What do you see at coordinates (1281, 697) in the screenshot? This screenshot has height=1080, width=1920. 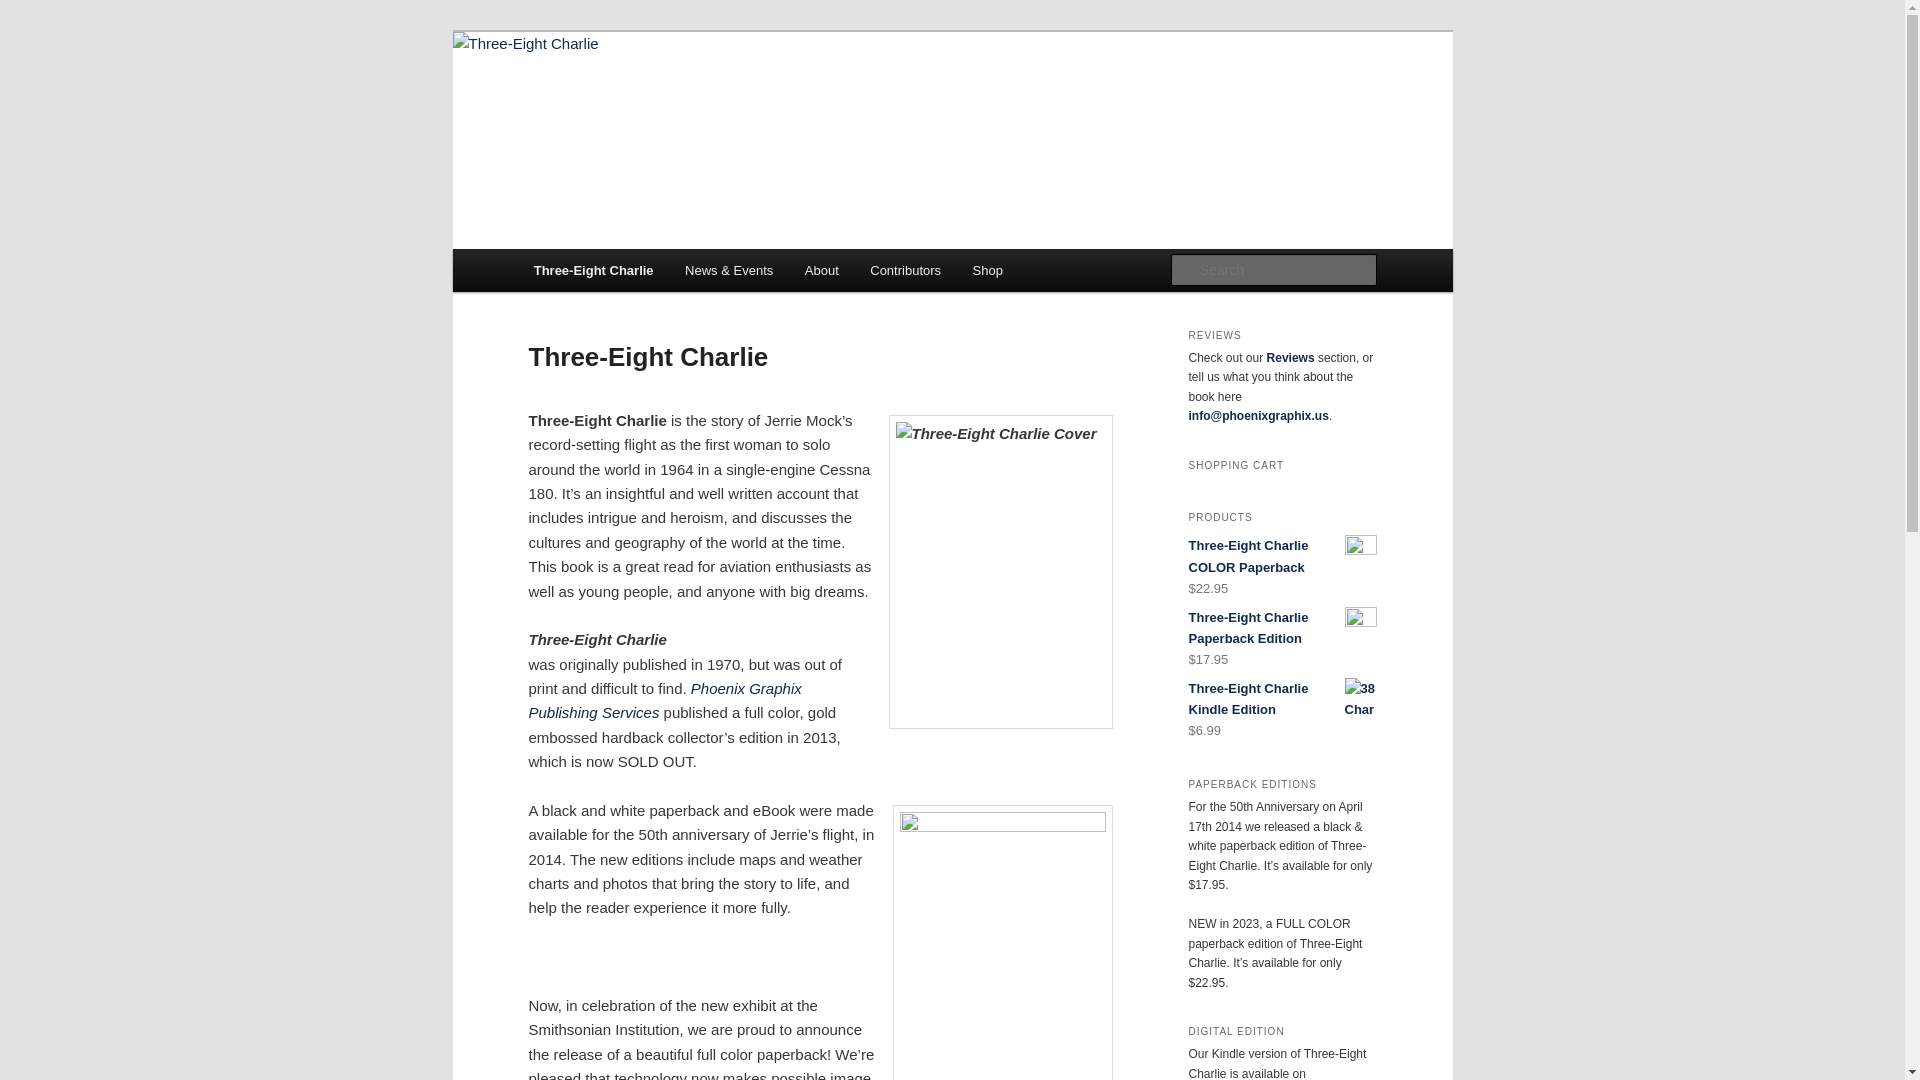 I see `'Three-Eight Charlie Kindle Edition'` at bounding box center [1281, 697].